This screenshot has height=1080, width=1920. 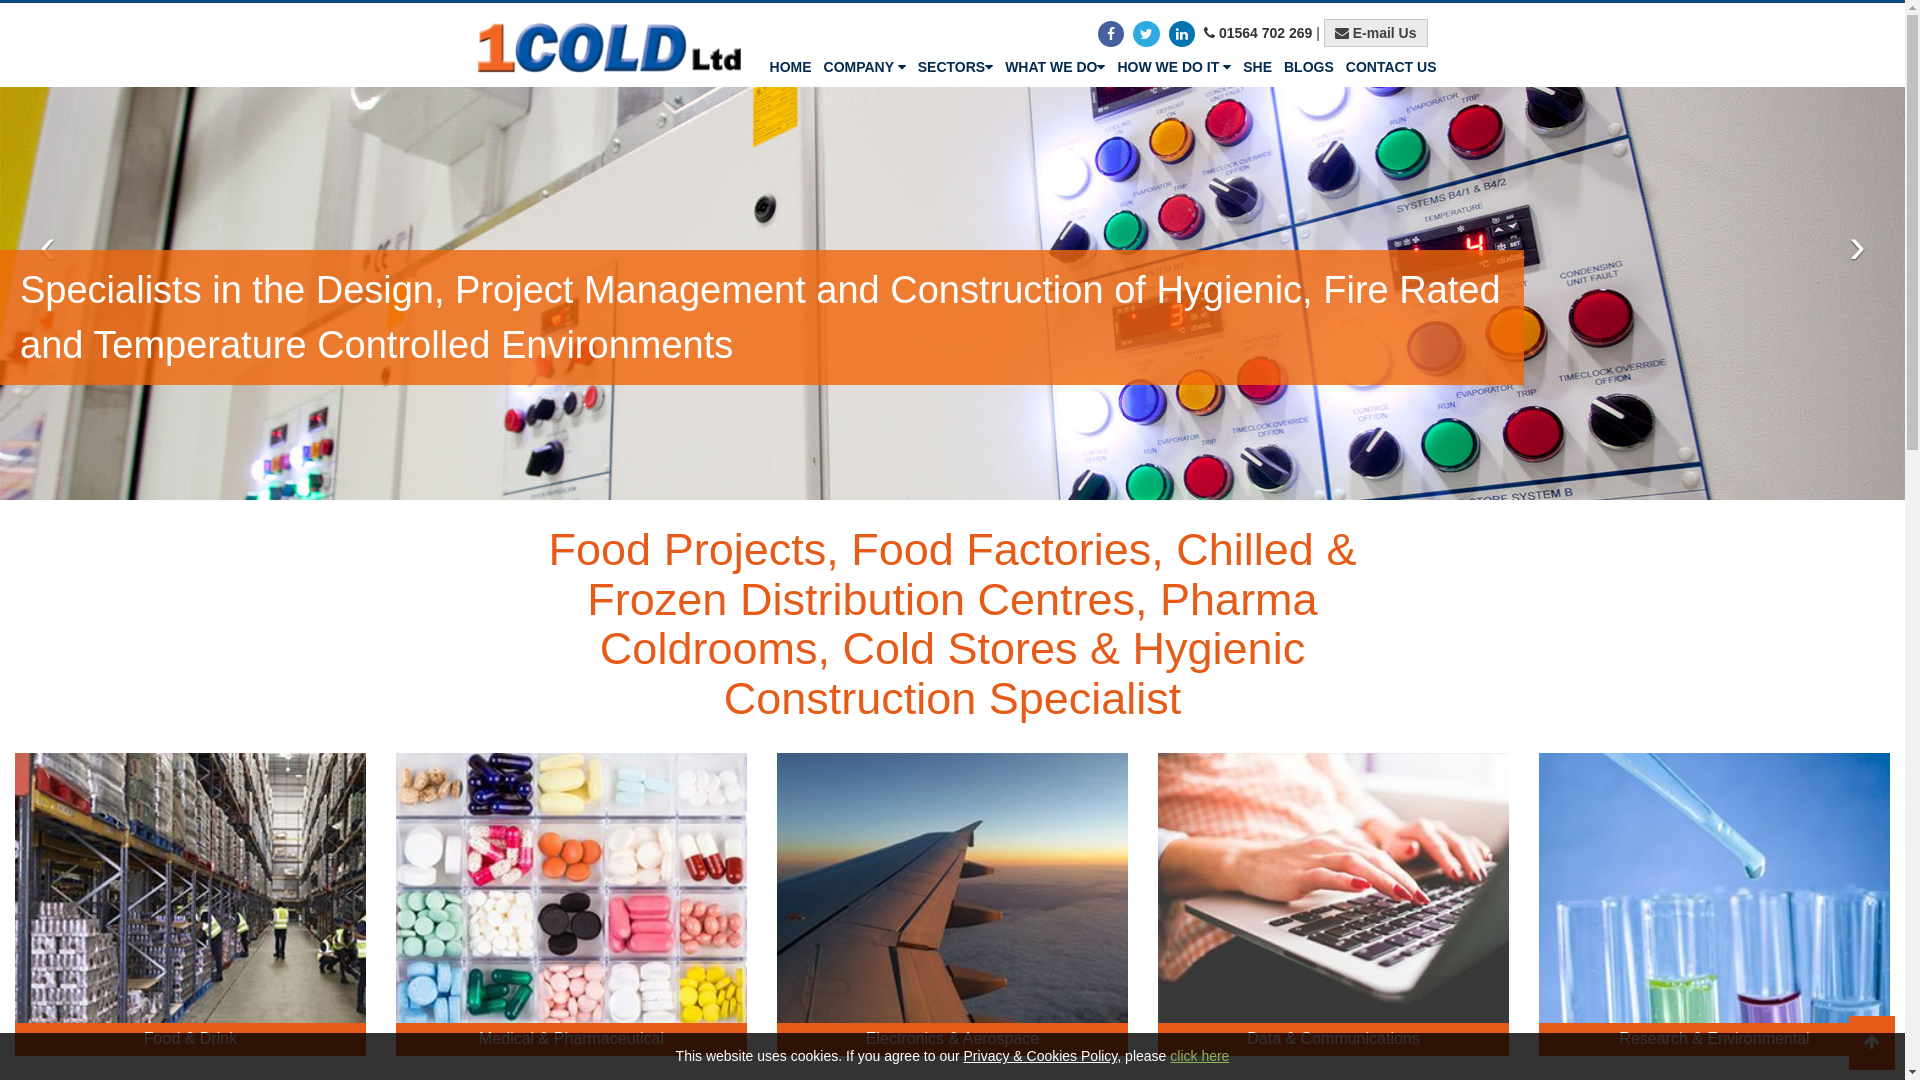 I want to click on 'Medical & Pharmaceutical', so click(x=570, y=904).